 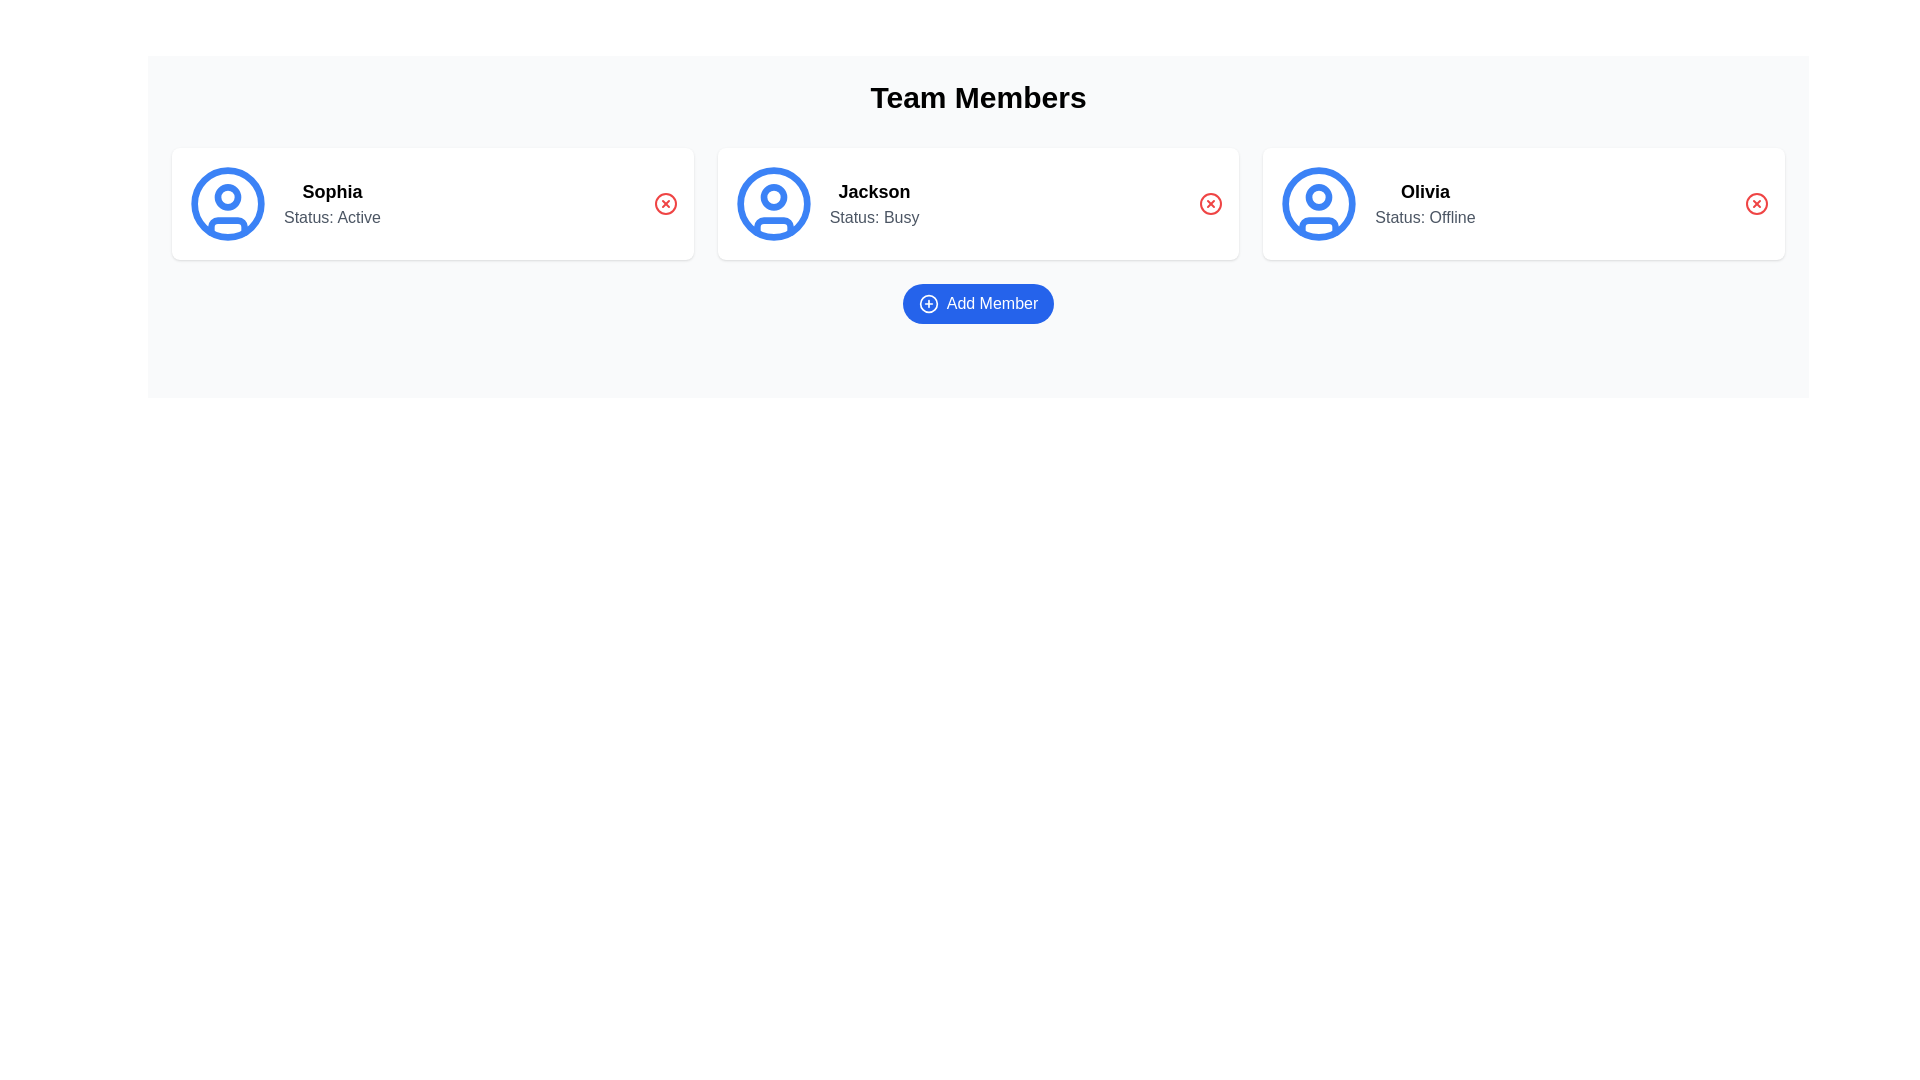 I want to click on the user avatar icon representing 'Sophia Status: Active' located to the left of the text within the first card, so click(x=227, y=204).